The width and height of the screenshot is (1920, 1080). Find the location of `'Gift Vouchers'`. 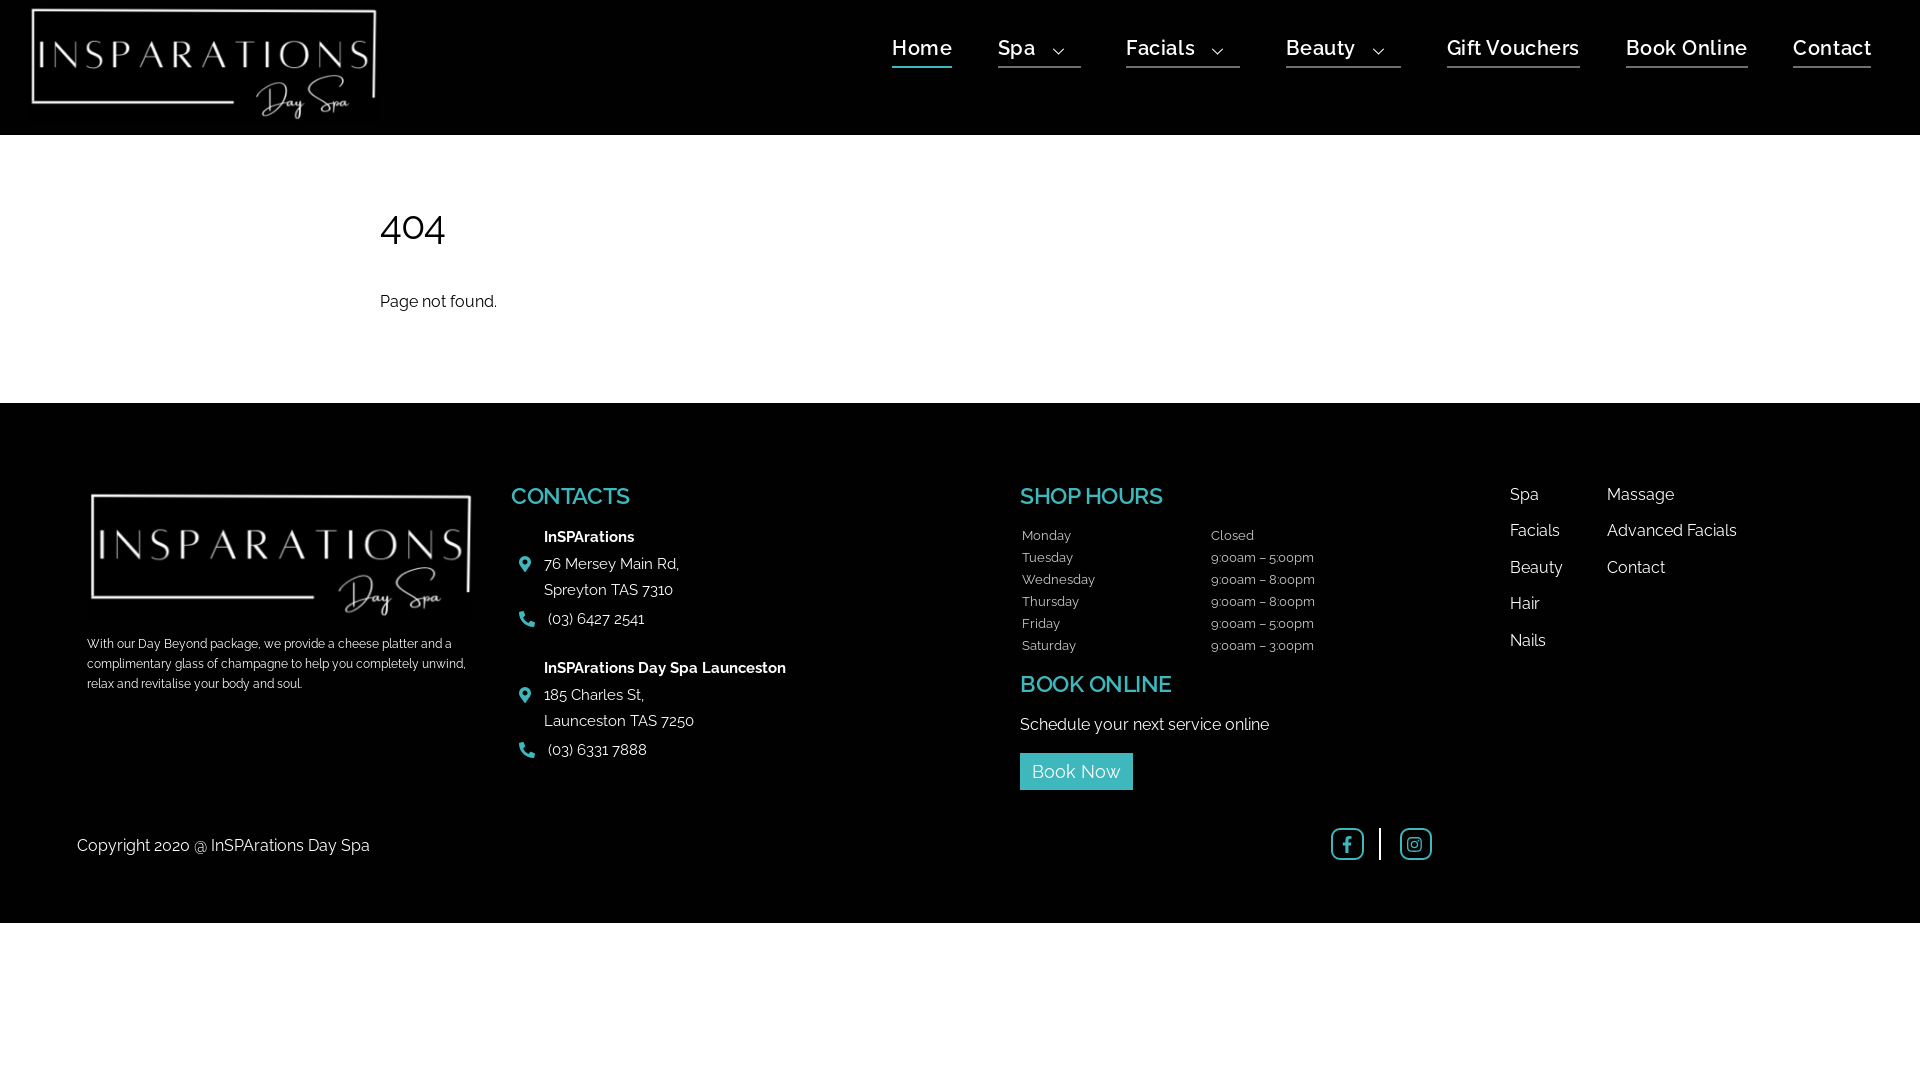

'Gift Vouchers' is located at coordinates (1446, 50).